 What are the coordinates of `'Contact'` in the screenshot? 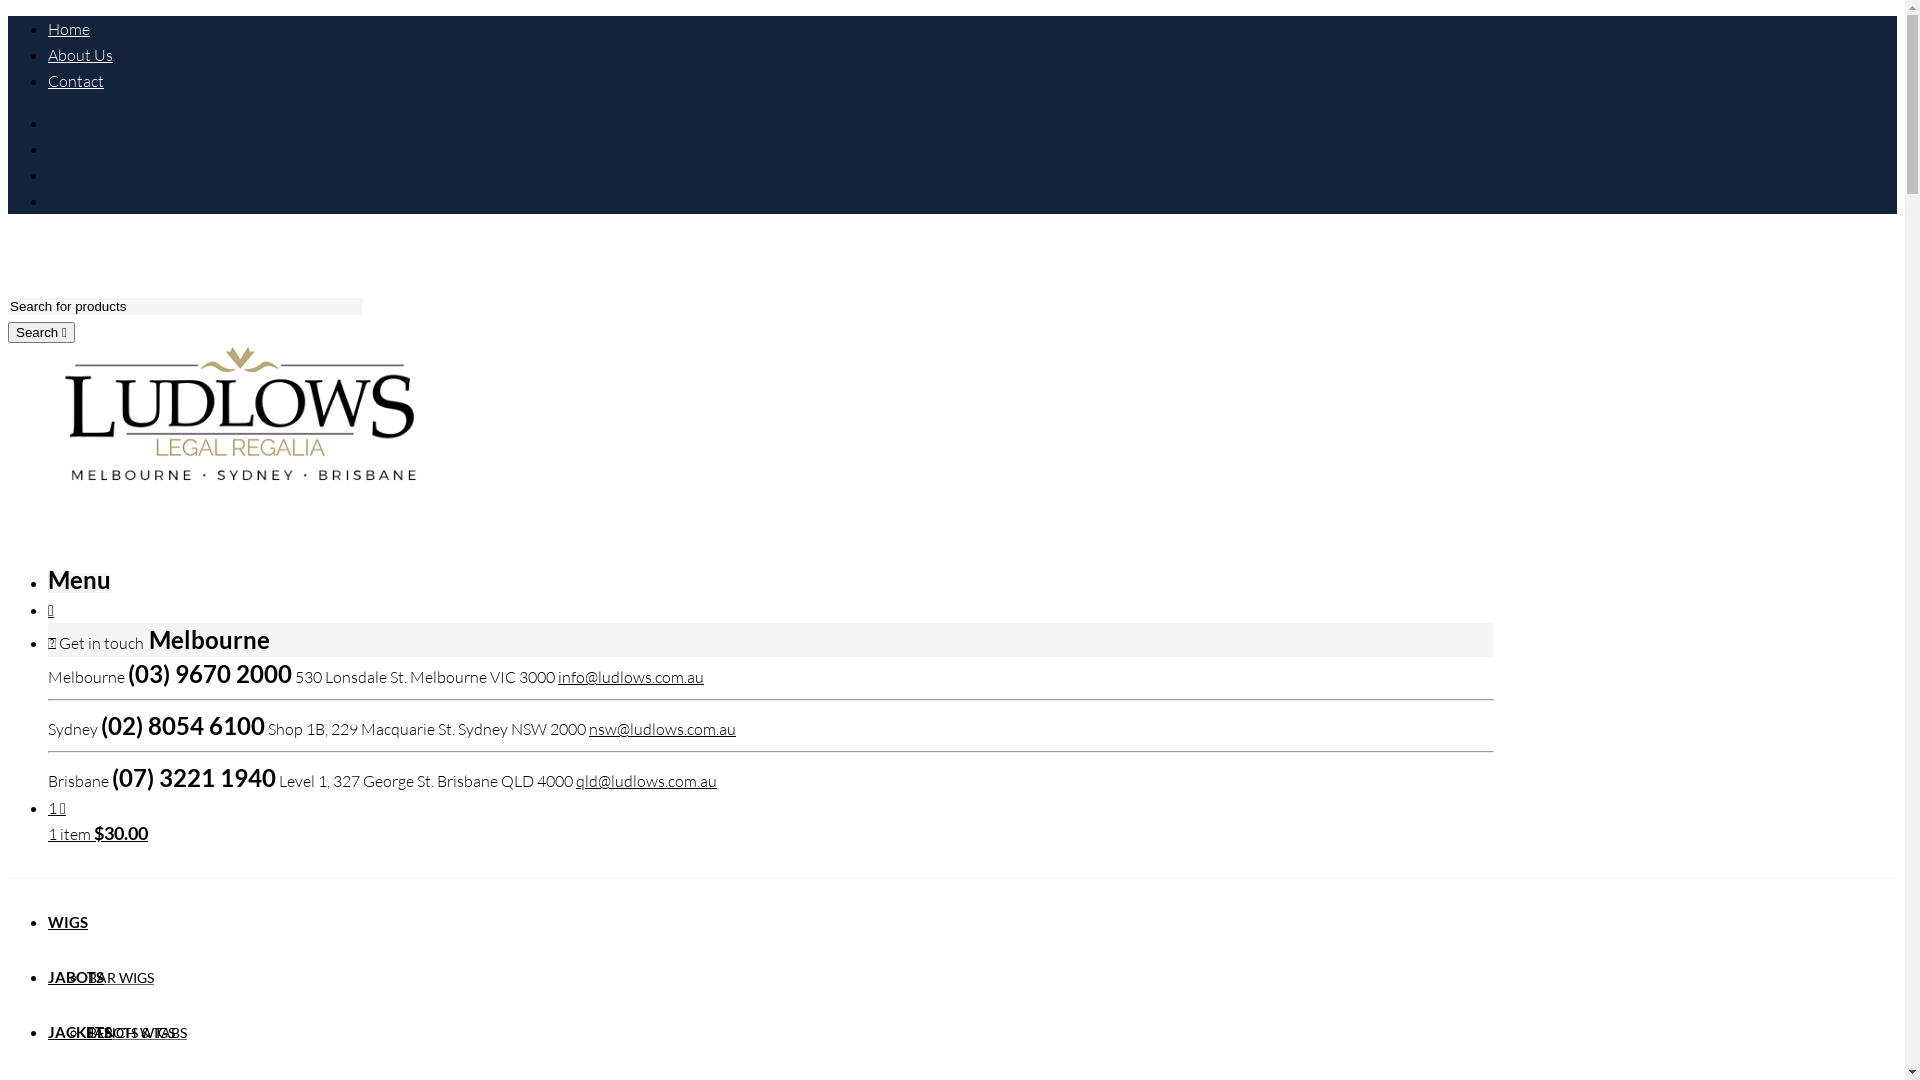 It's located at (76, 80).